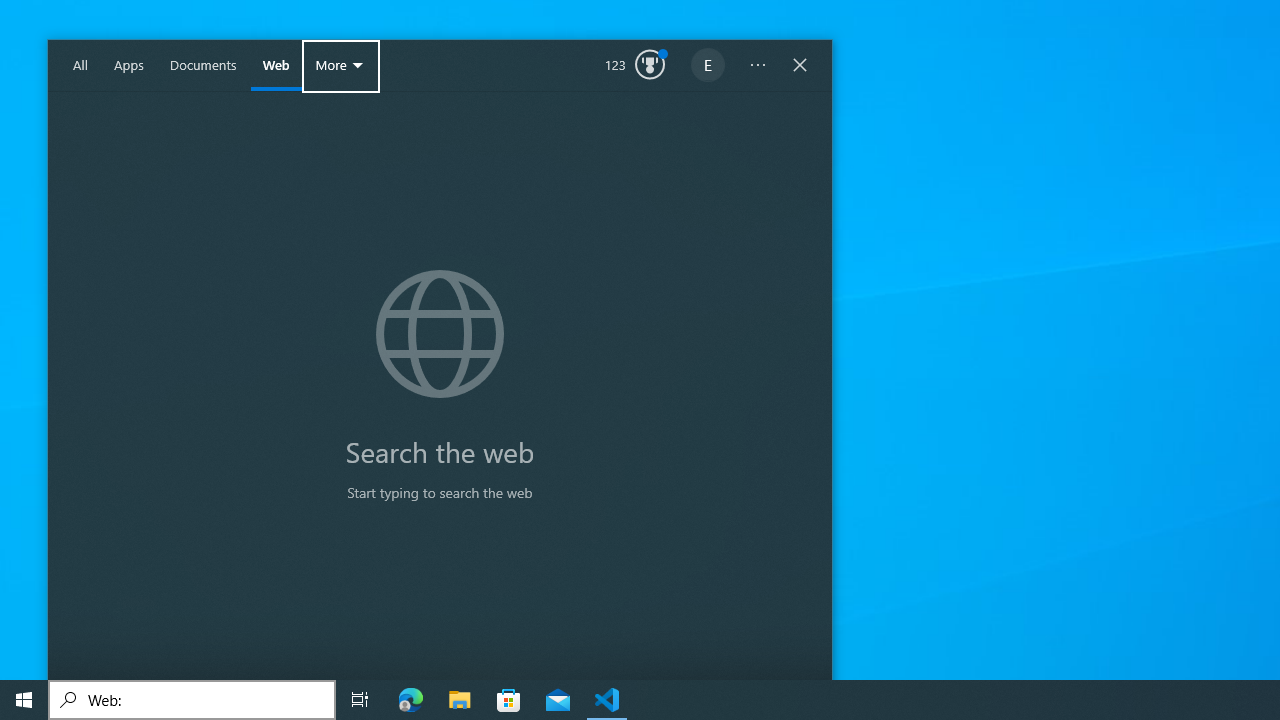 The image size is (1280, 720). Describe the element at coordinates (275, 65) in the screenshot. I see `'Web'` at that location.